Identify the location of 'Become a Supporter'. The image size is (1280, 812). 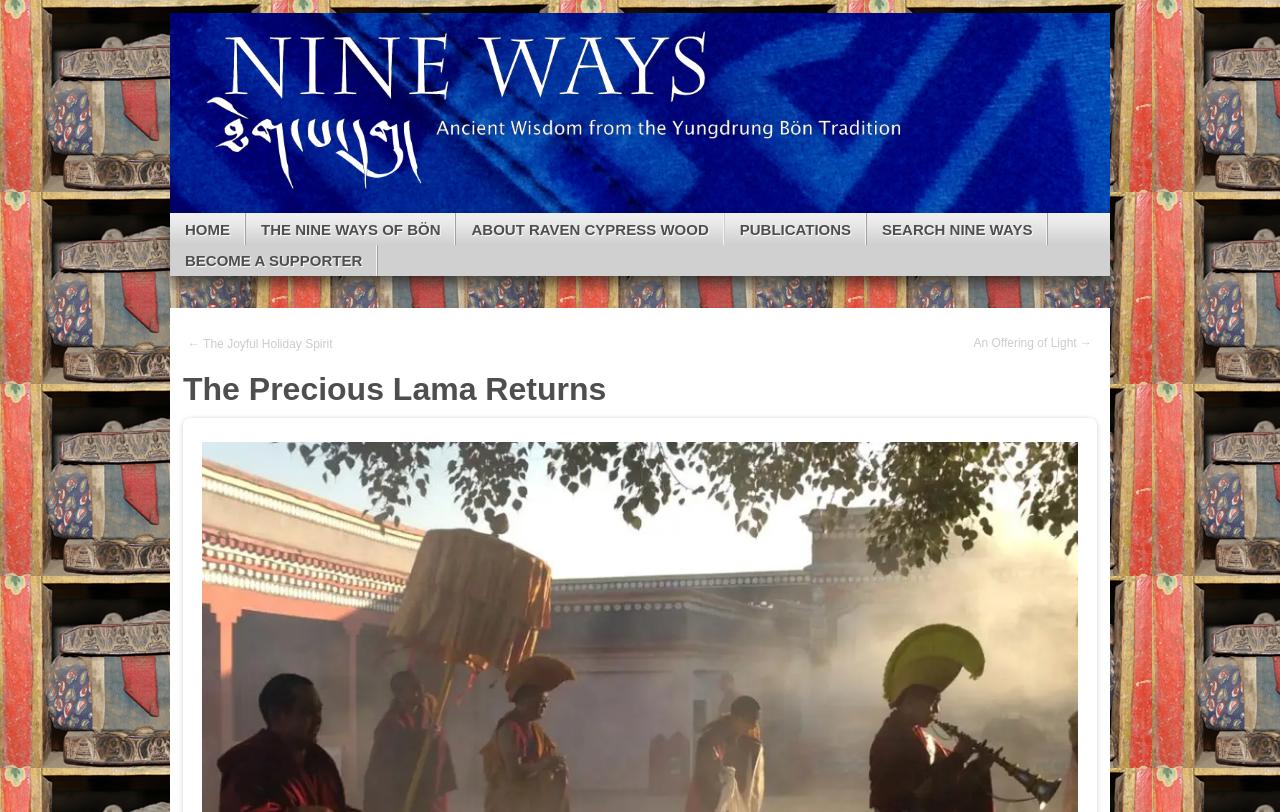
(184, 260).